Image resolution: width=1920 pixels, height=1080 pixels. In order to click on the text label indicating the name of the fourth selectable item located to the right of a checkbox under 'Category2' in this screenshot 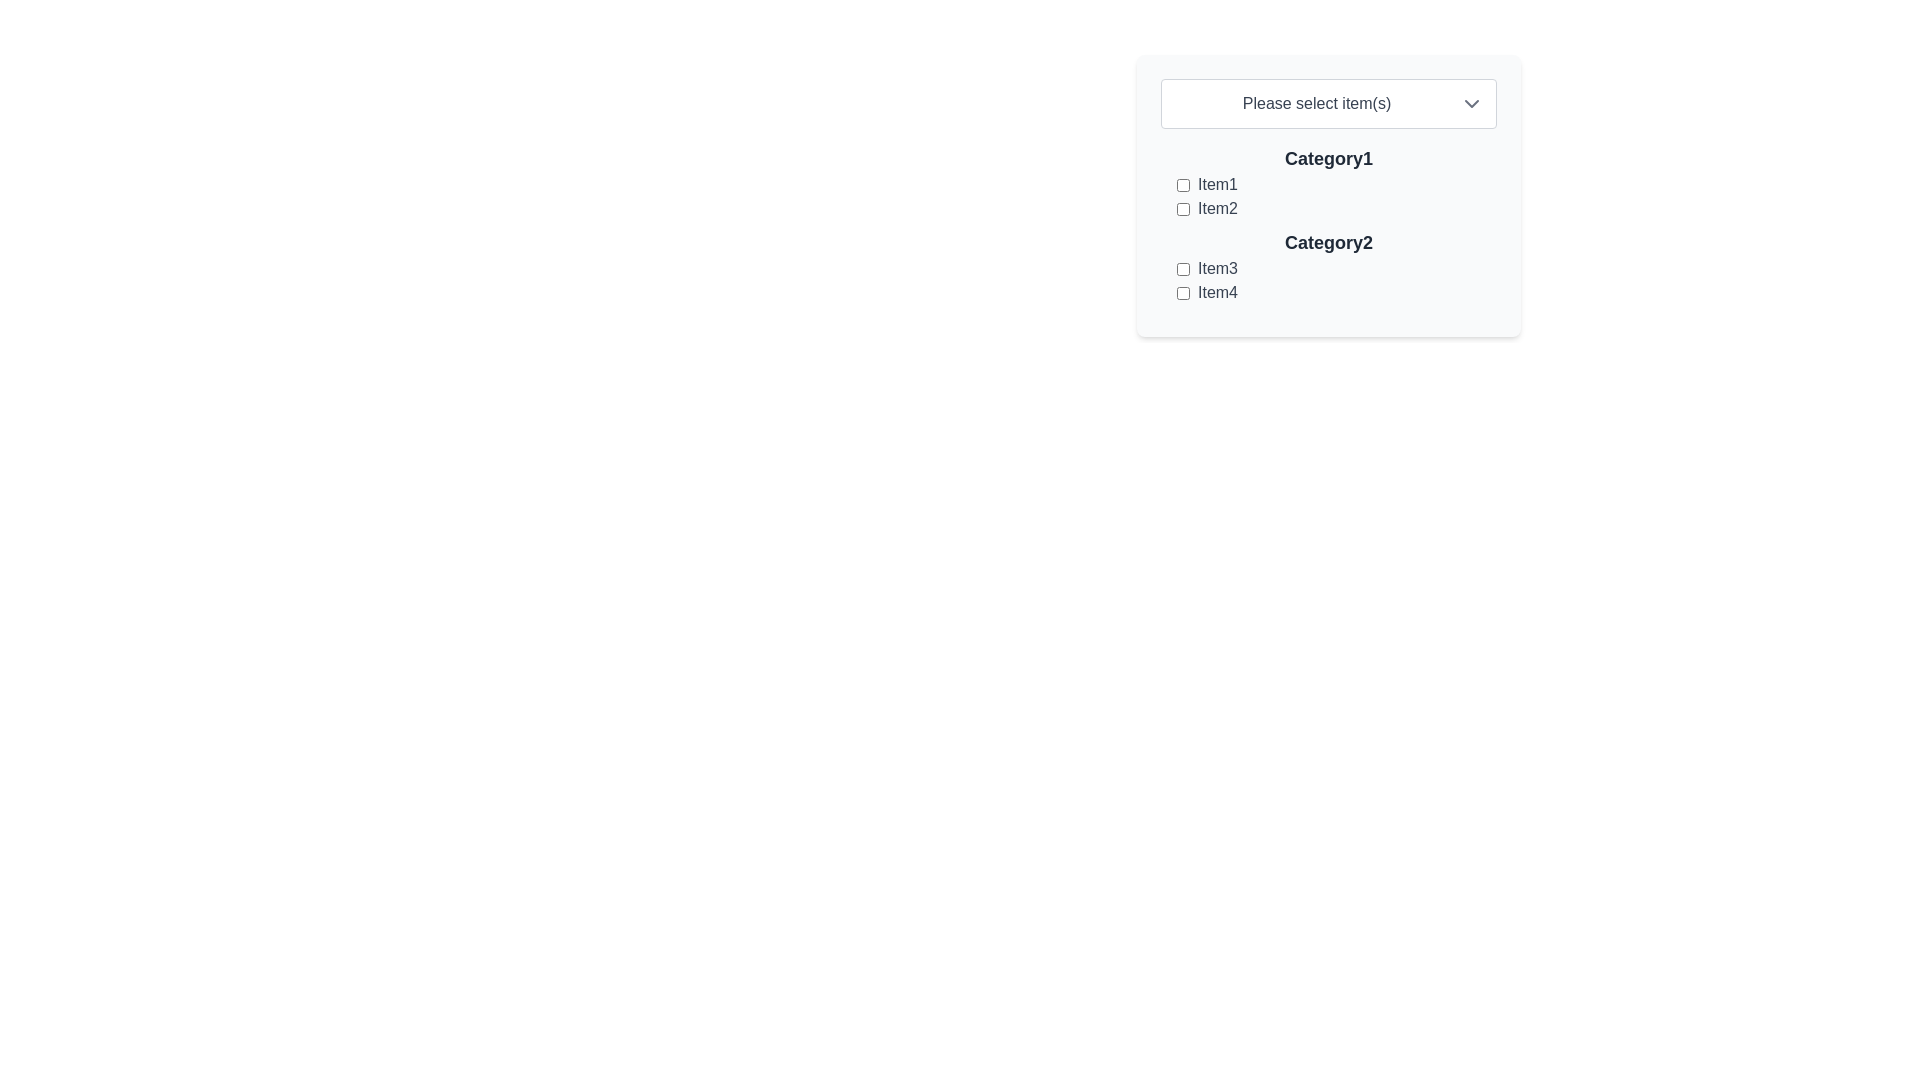, I will do `click(1217, 293)`.